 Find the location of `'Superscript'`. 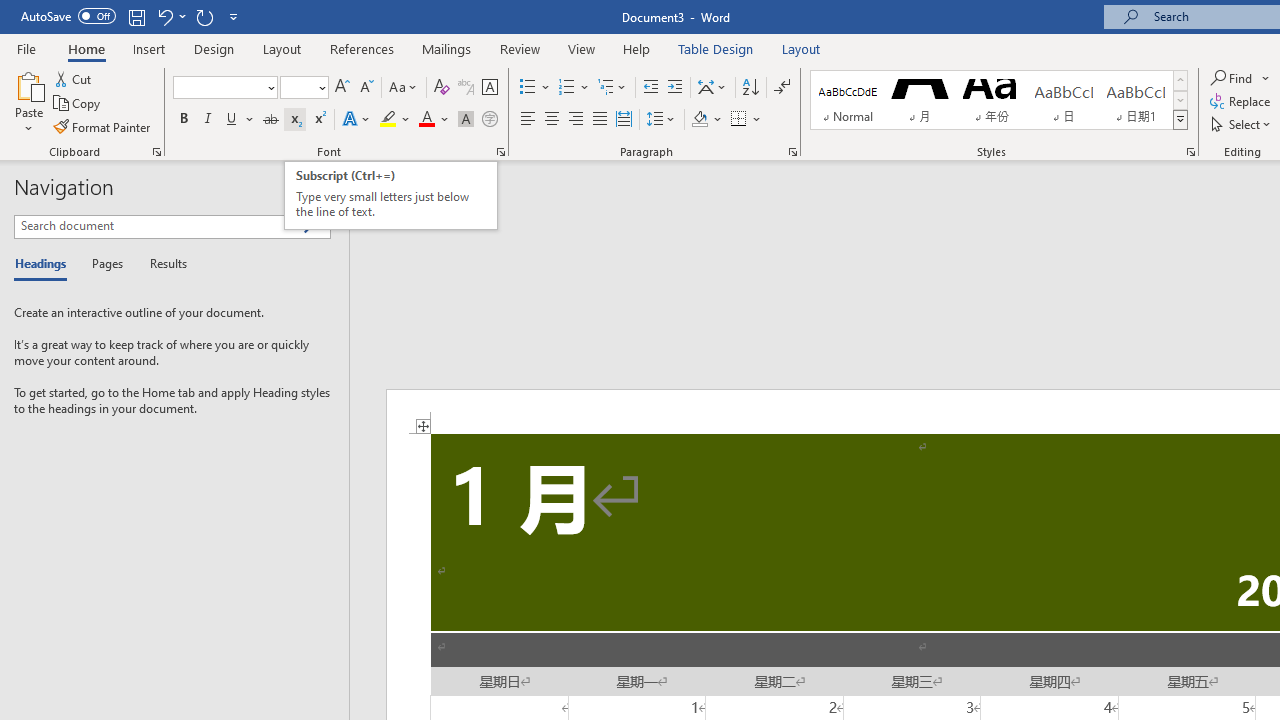

'Superscript' is located at coordinates (318, 119).